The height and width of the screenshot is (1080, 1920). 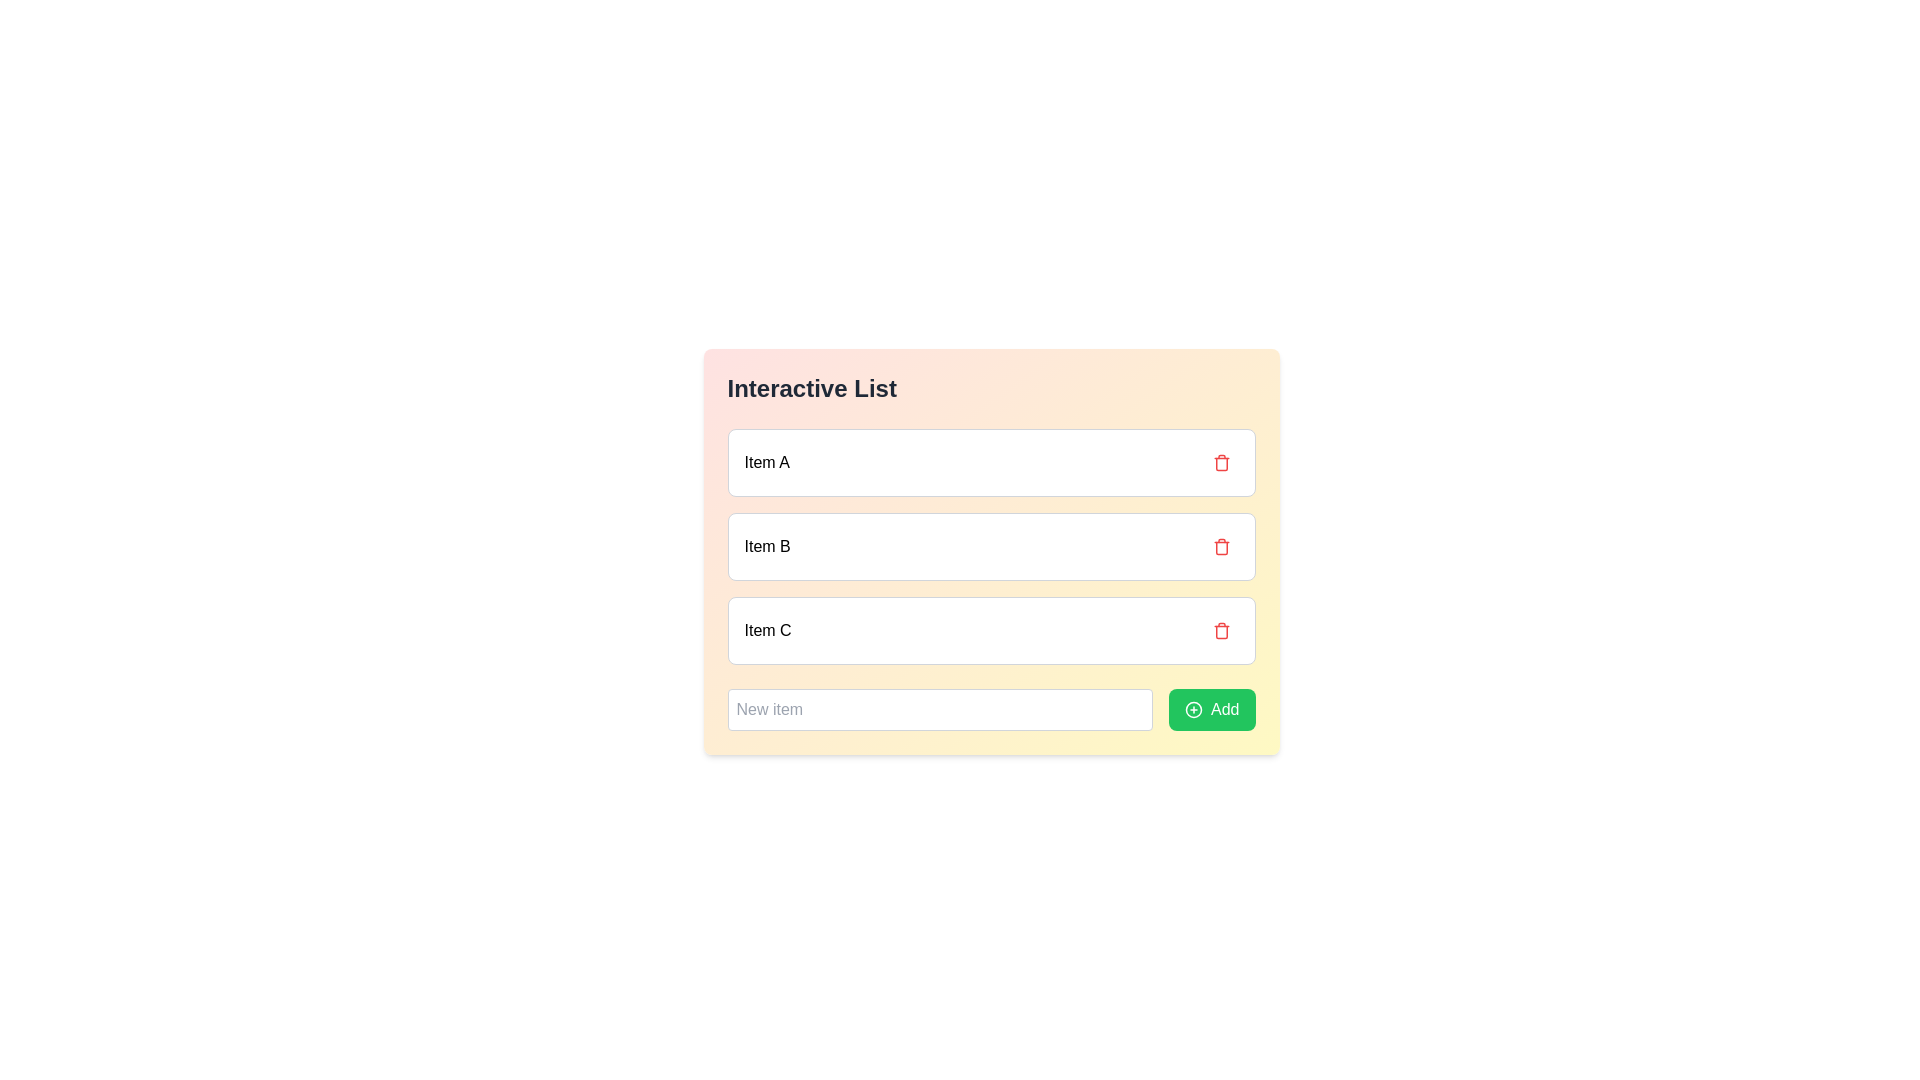 What do you see at coordinates (1194, 708) in the screenshot?
I see `the green 'Add' button icon, which is a circle with a consistent stroke, located in the bottom-right corner of the interface` at bounding box center [1194, 708].